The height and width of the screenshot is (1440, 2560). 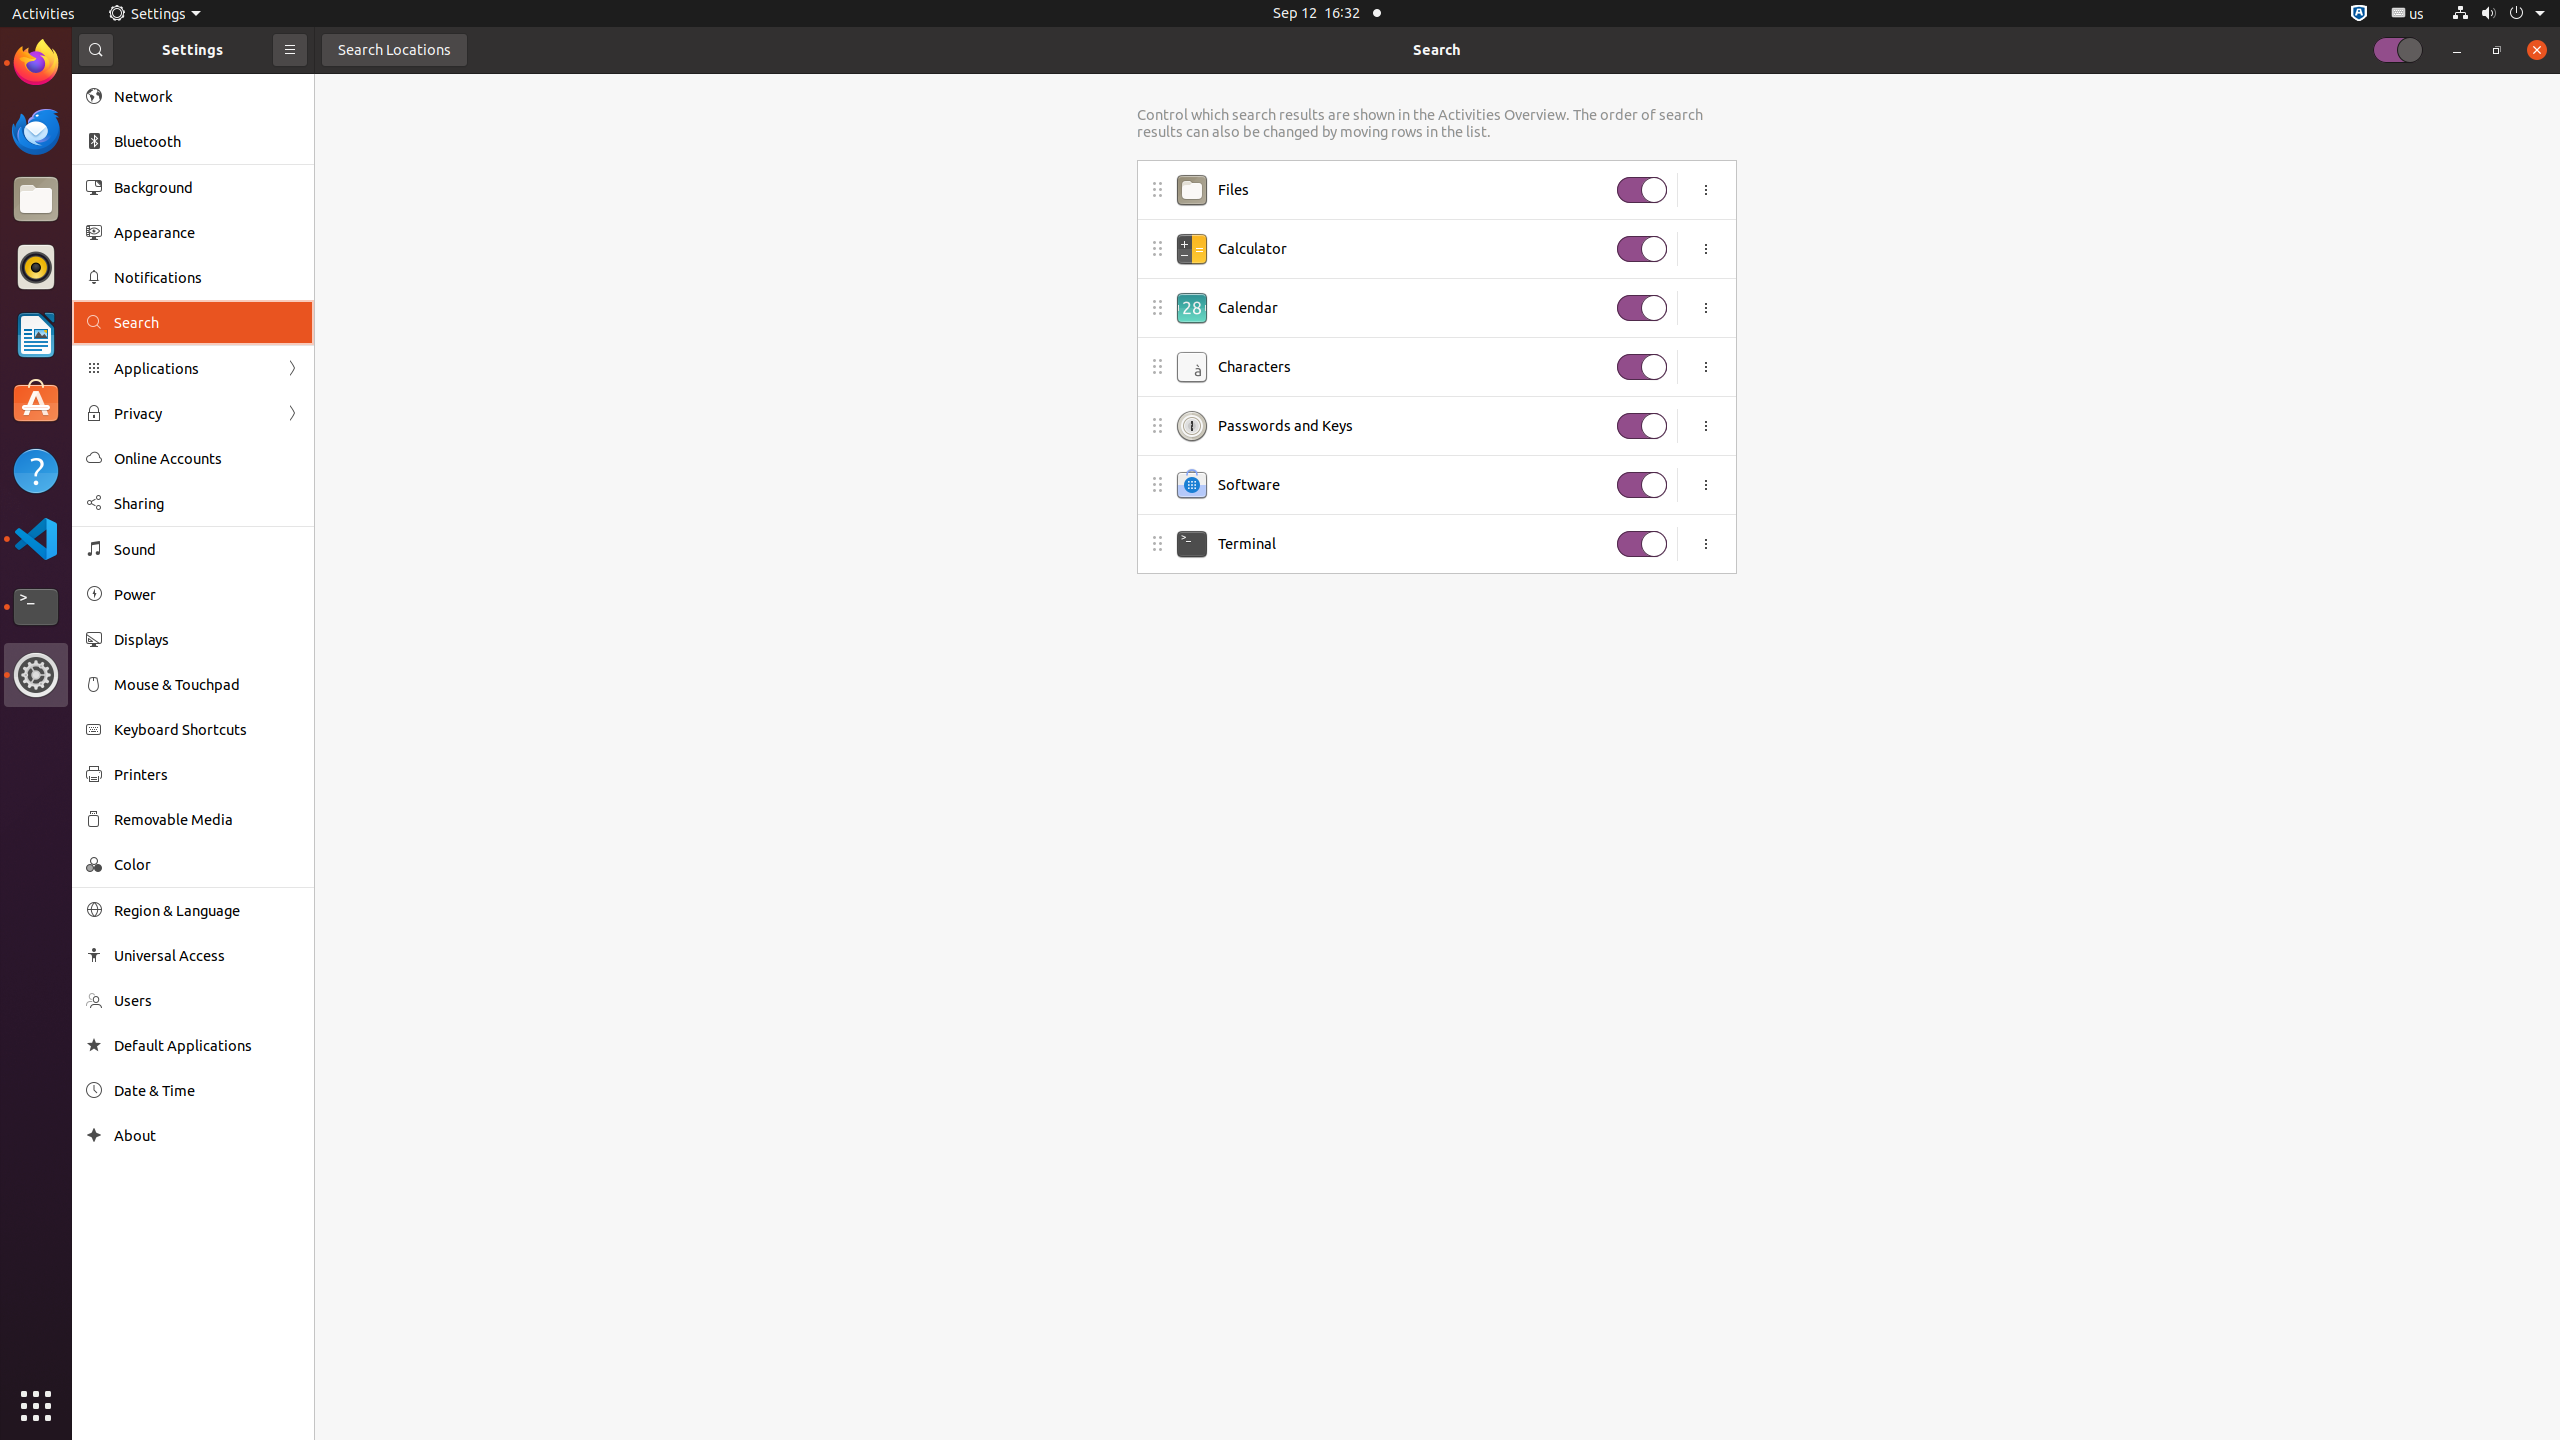 I want to click on 'Settings', so click(x=154, y=12).